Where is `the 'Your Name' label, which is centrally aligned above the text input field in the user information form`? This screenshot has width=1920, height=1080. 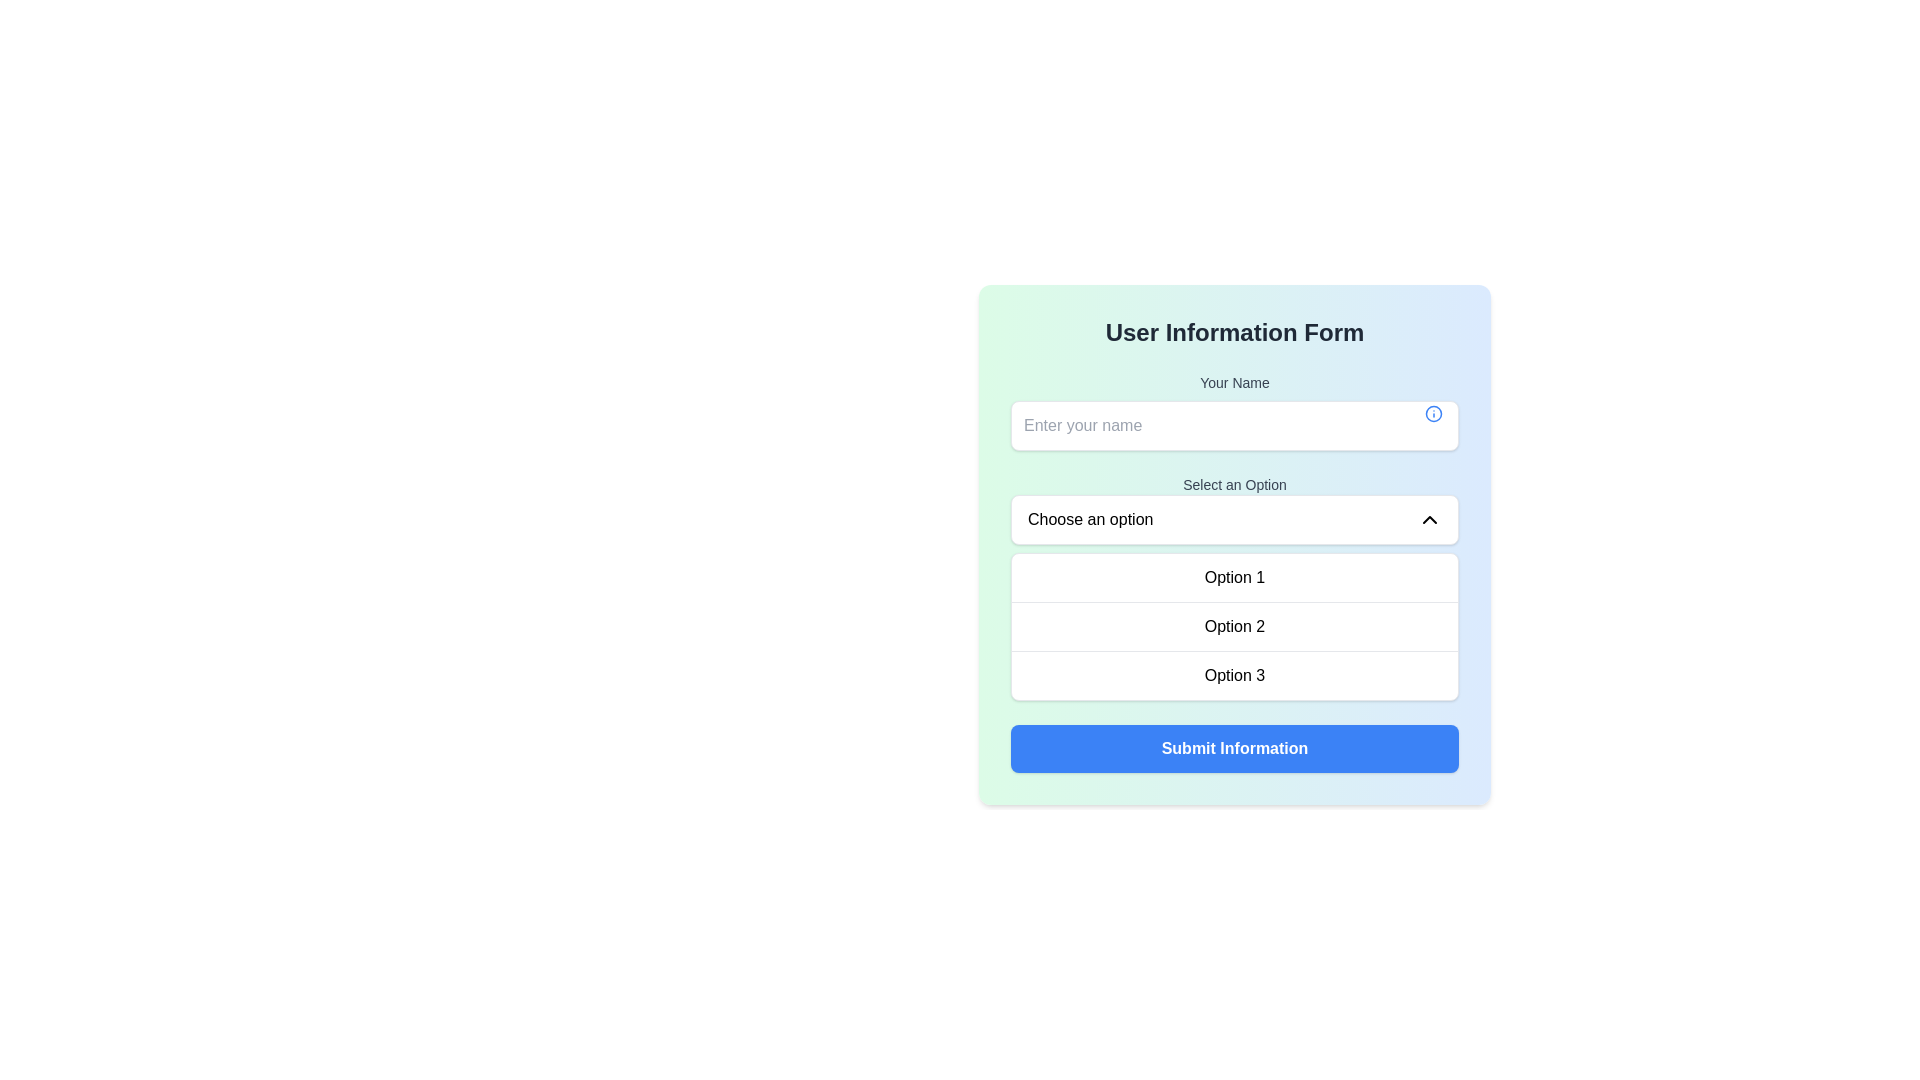
the 'Your Name' label, which is centrally aligned above the text input field in the user information form is located at coordinates (1233, 382).